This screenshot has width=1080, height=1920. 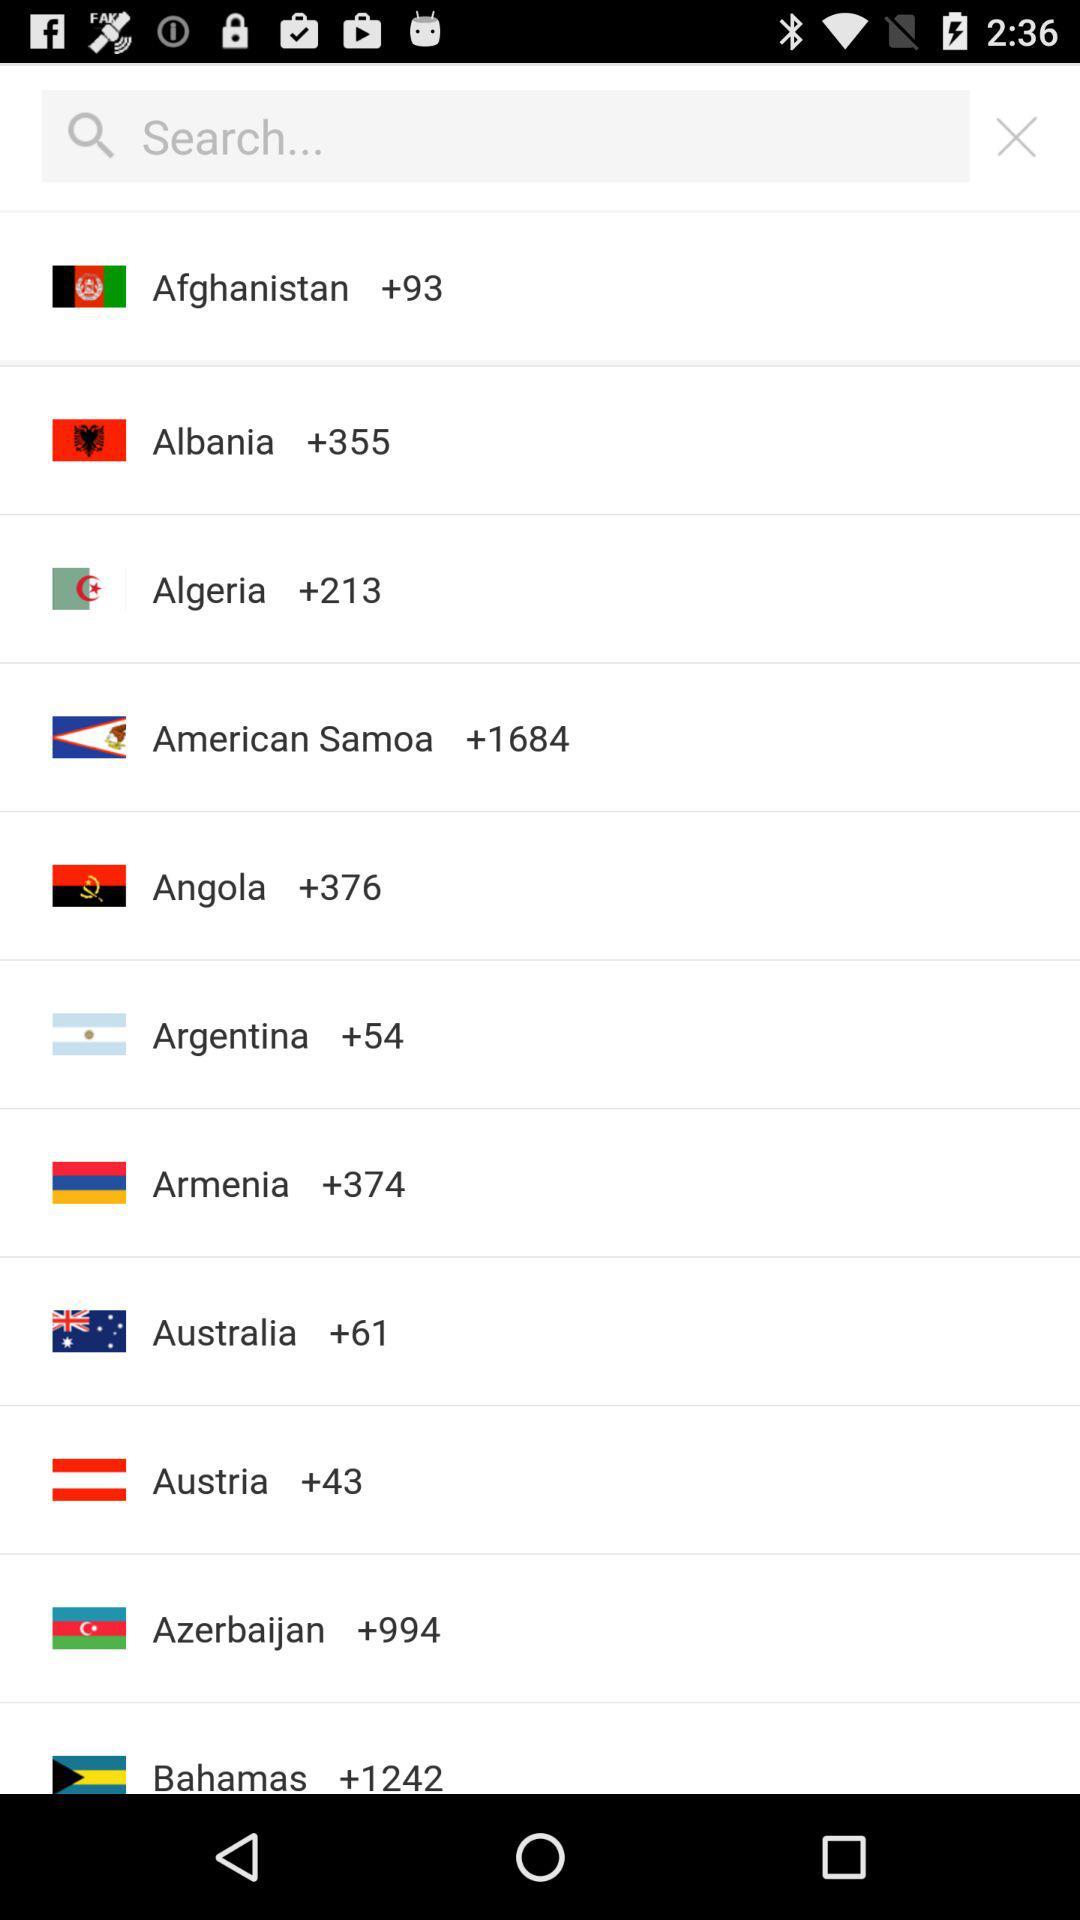 What do you see at coordinates (540, 362) in the screenshot?
I see `the item below afghanistan app` at bounding box center [540, 362].